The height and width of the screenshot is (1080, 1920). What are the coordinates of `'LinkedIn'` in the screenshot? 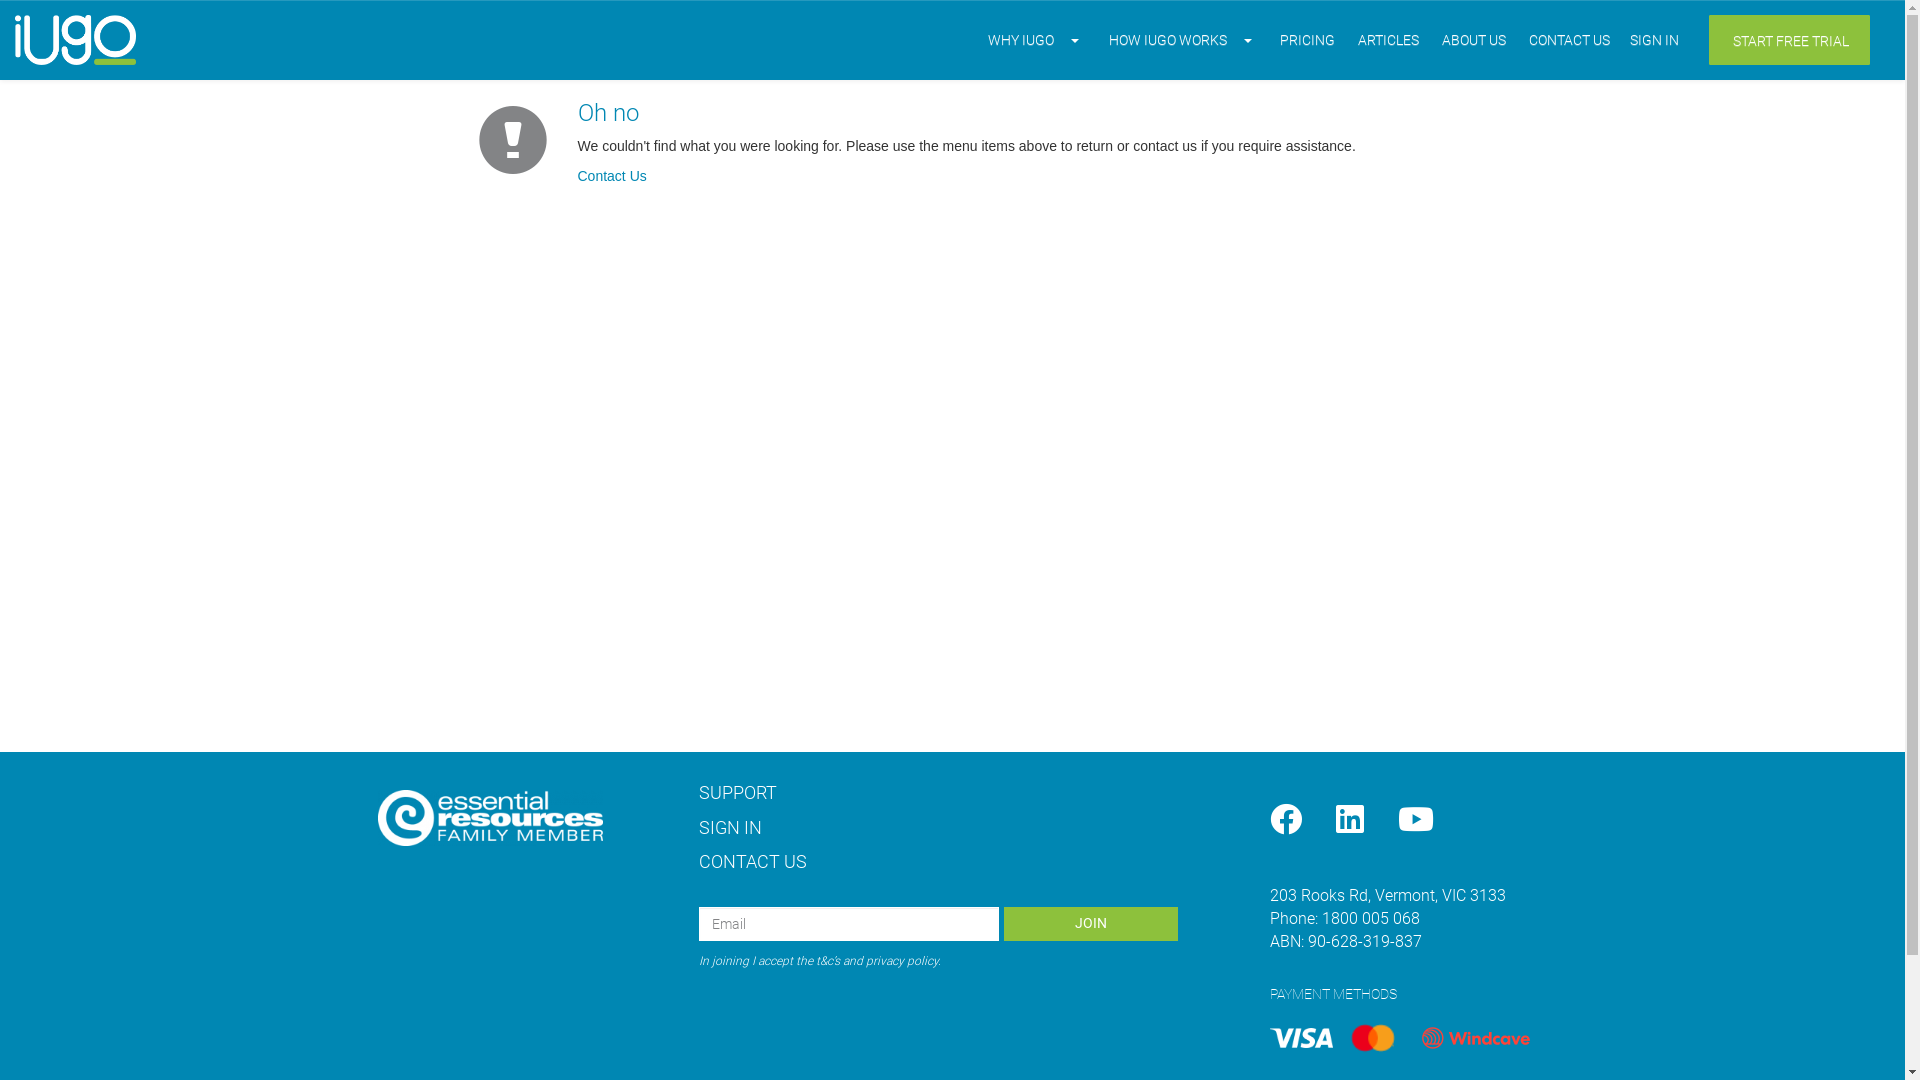 It's located at (1335, 820).